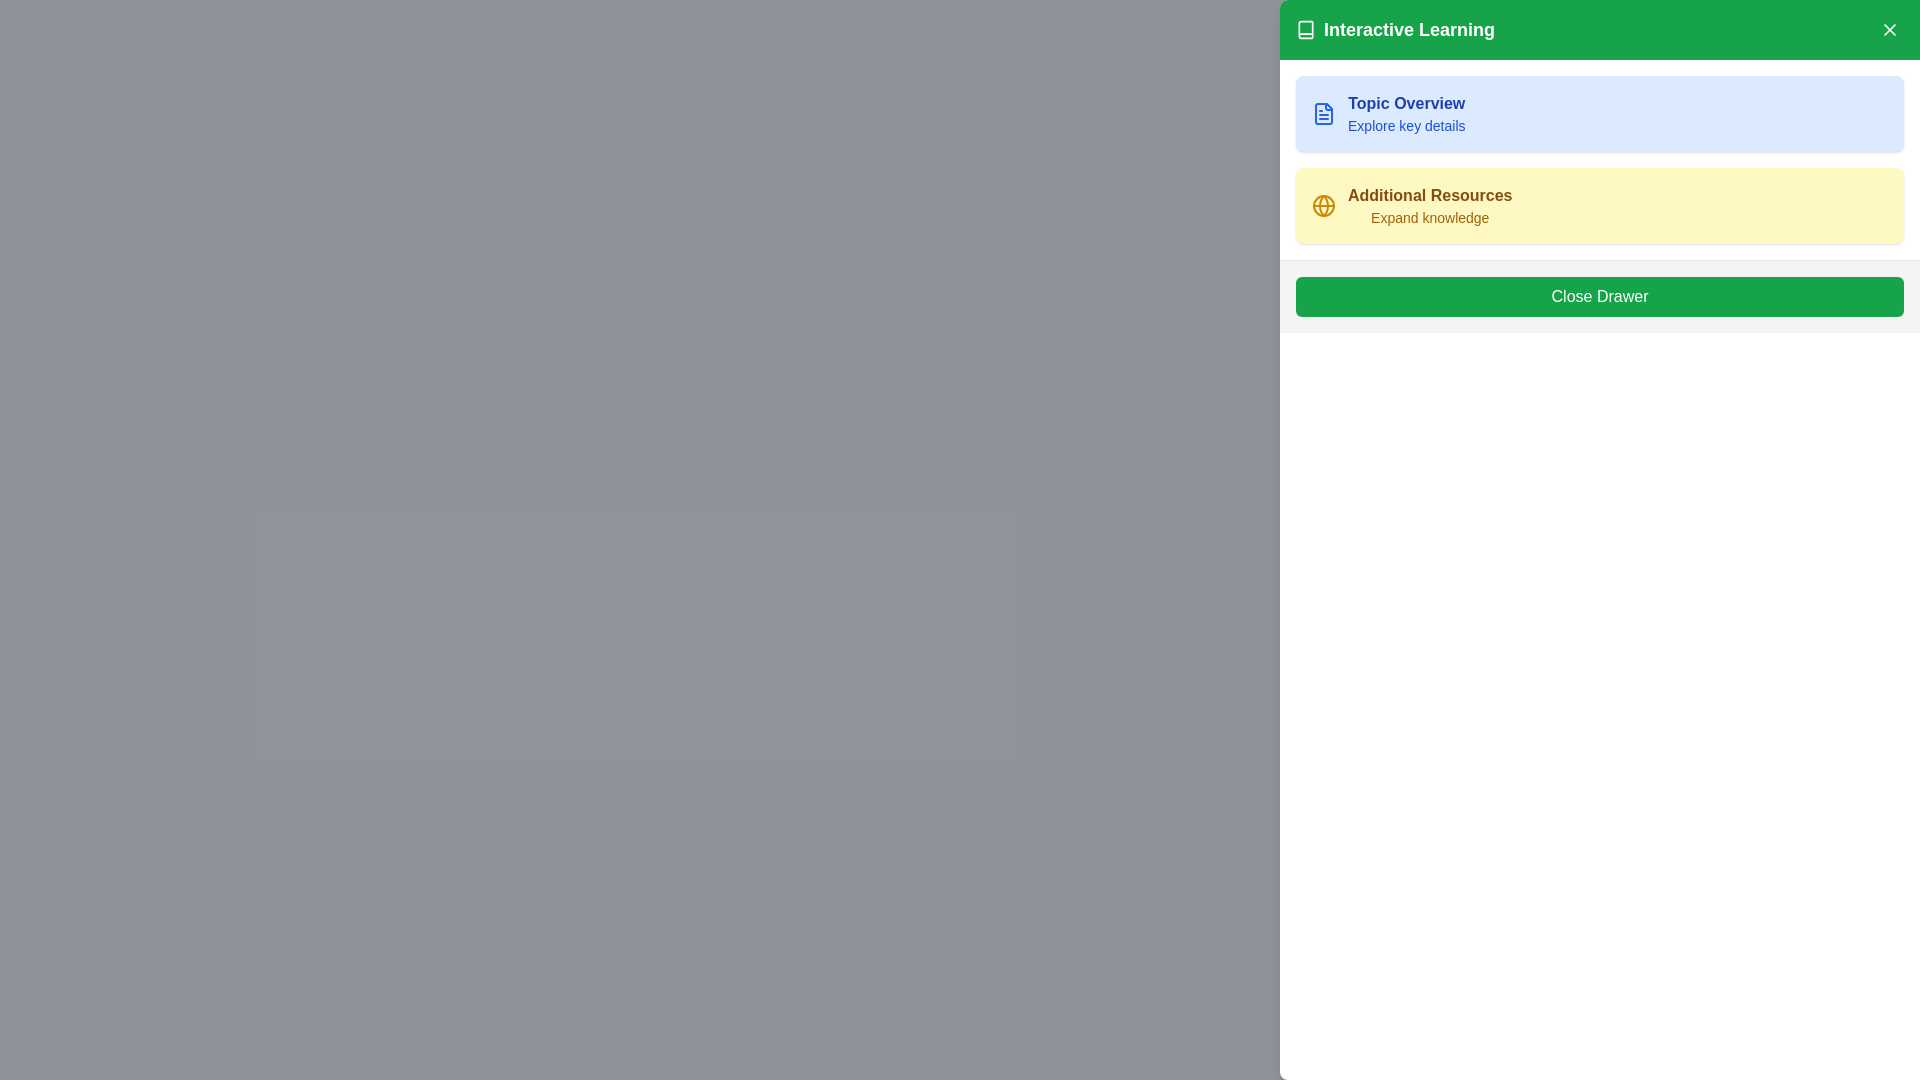  Describe the element at coordinates (1598, 297) in the screenshot. I see `the button located at the bottom section of the drawer interface on the right side` at that location.